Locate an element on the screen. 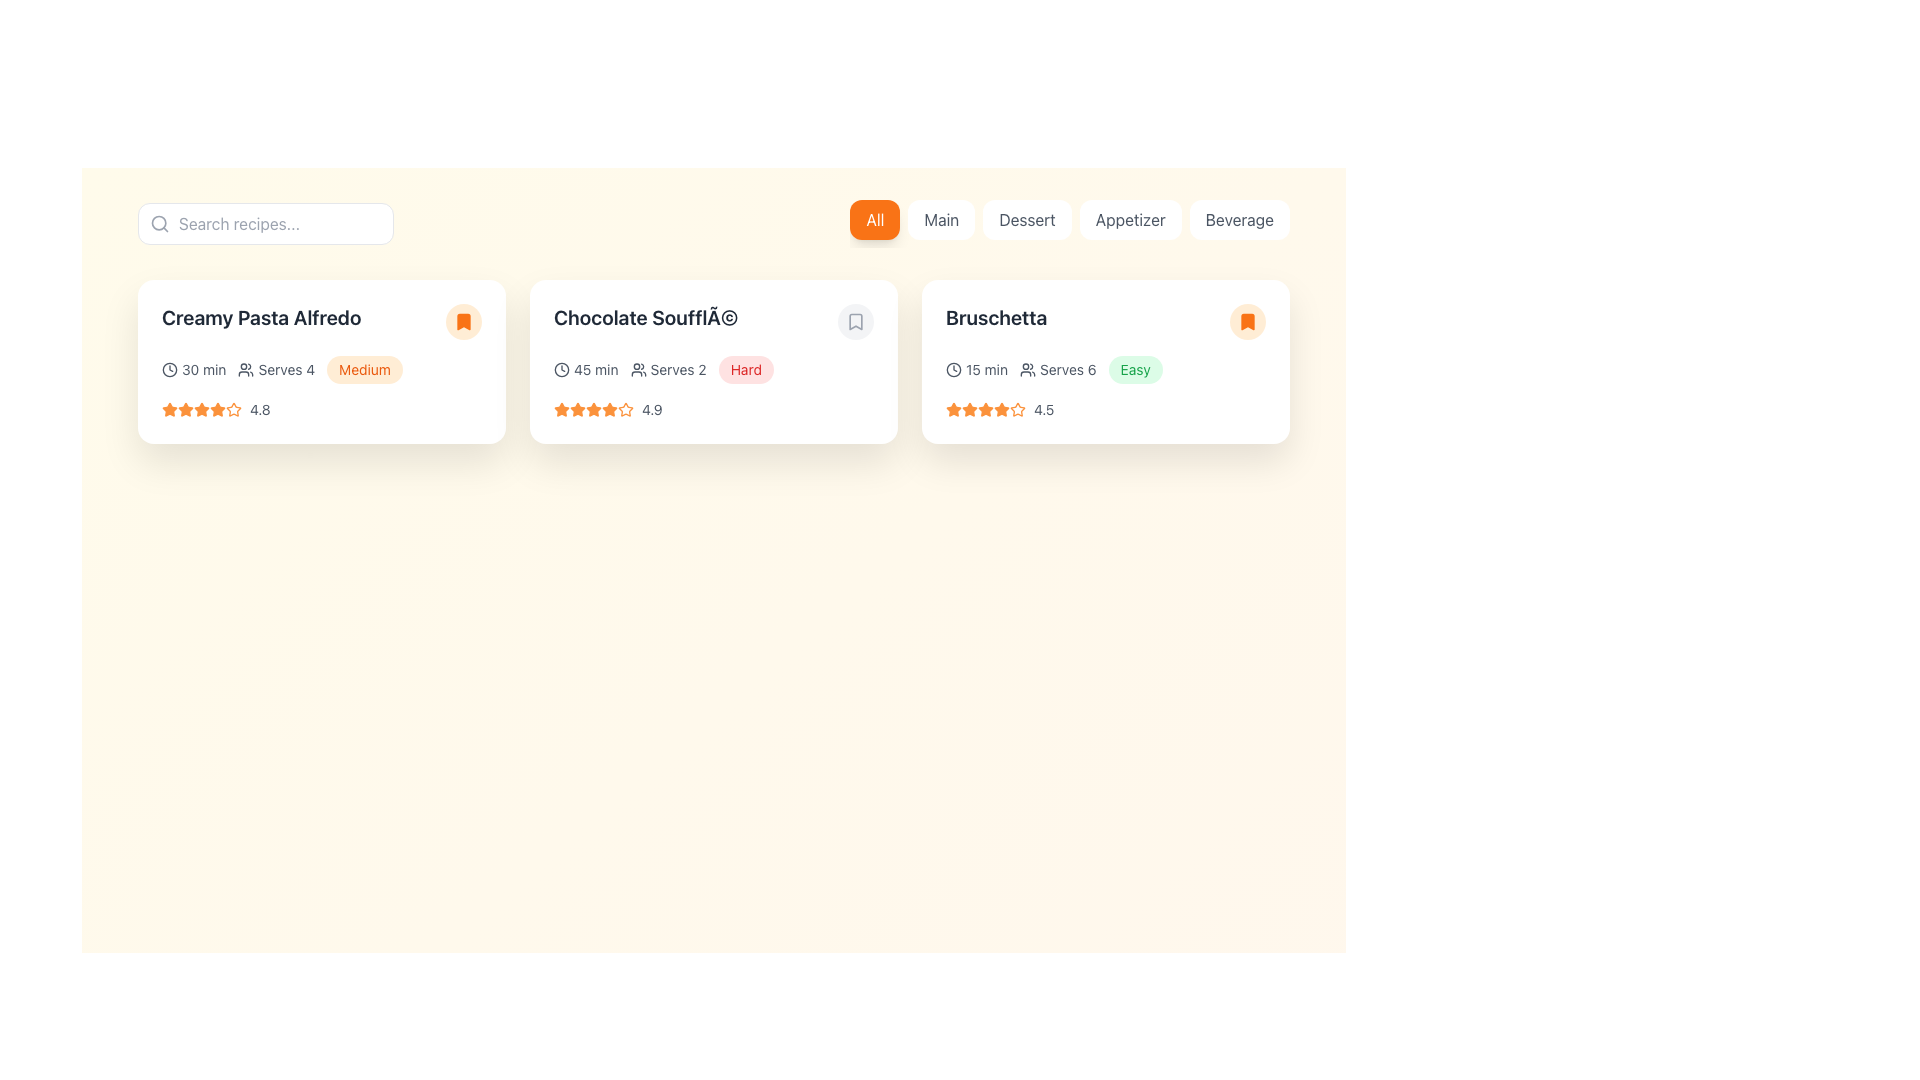  the third star rating icon (orange filled star) located at the bottom of the 'Chocolate Soufflé' card is located at coordinates (593, 408).